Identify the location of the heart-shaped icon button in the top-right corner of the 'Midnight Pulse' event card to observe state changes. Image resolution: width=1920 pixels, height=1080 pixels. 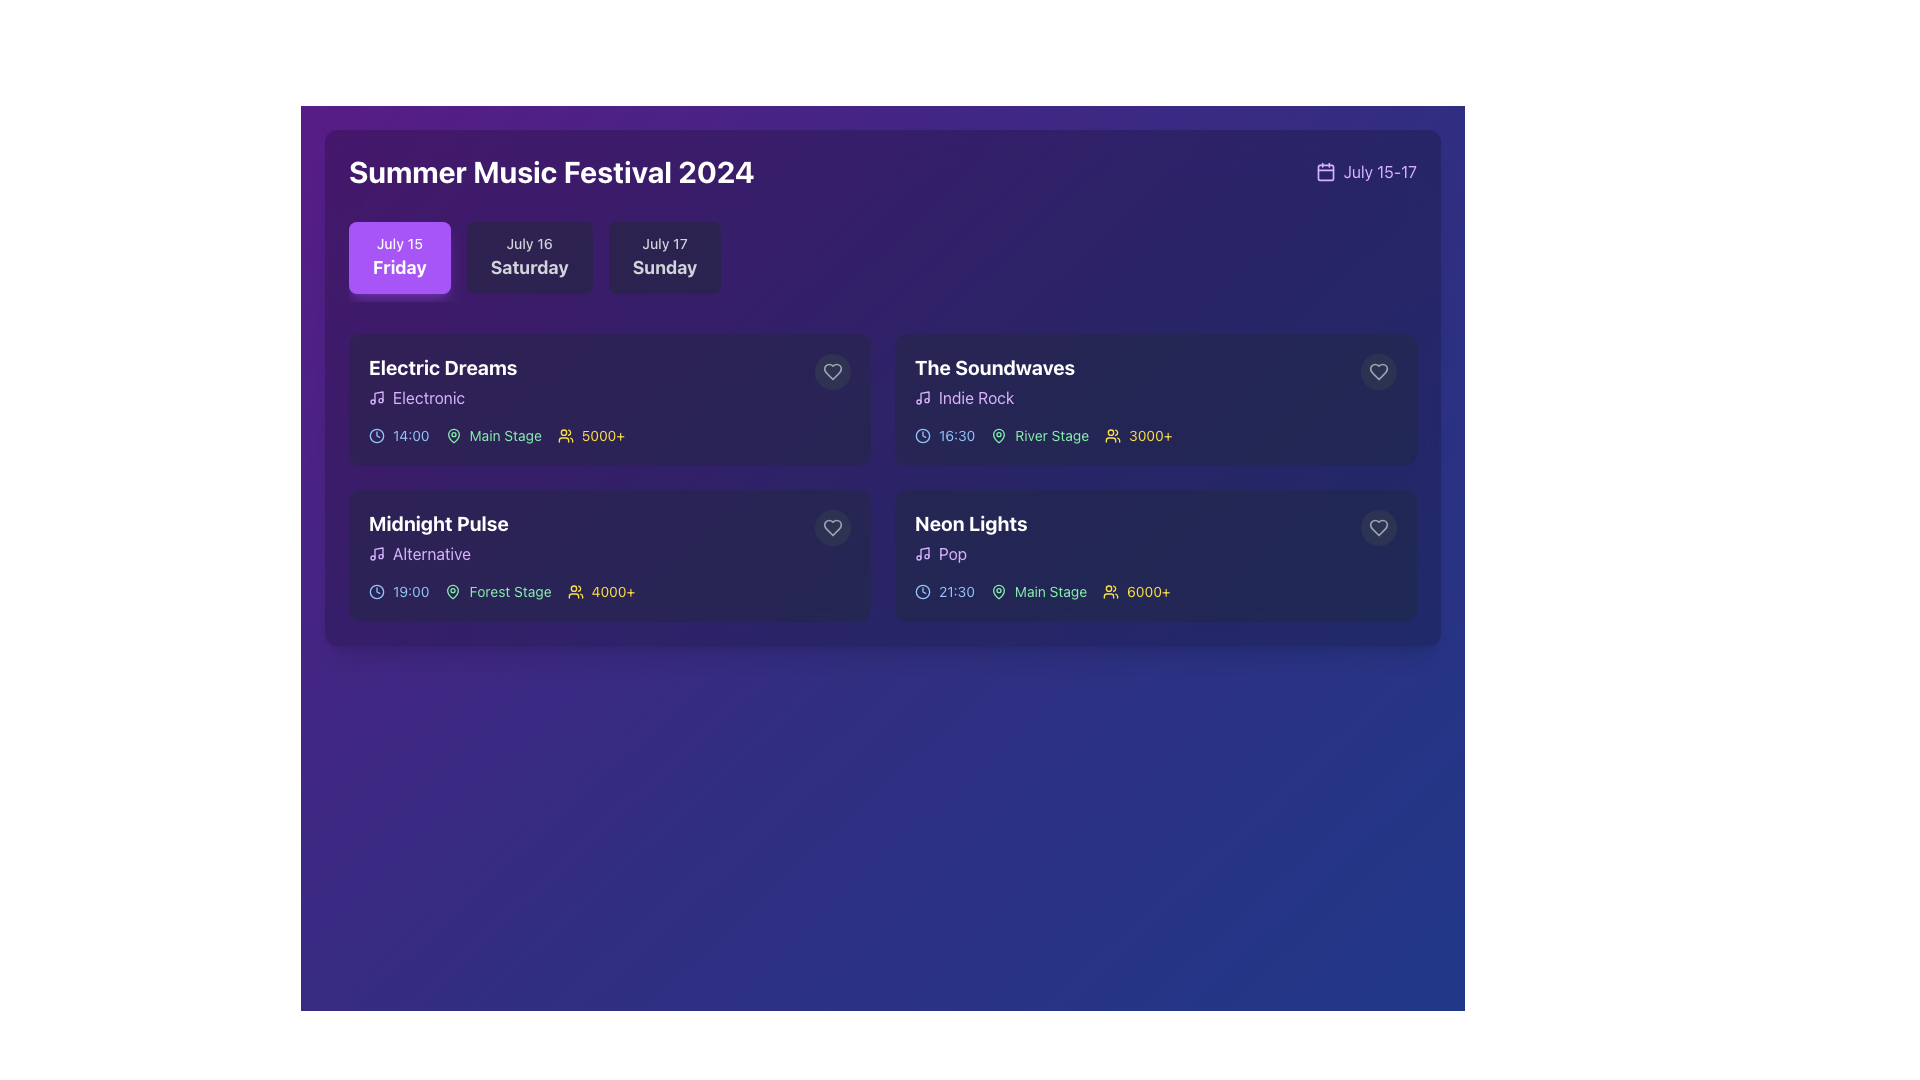
(833, 527).